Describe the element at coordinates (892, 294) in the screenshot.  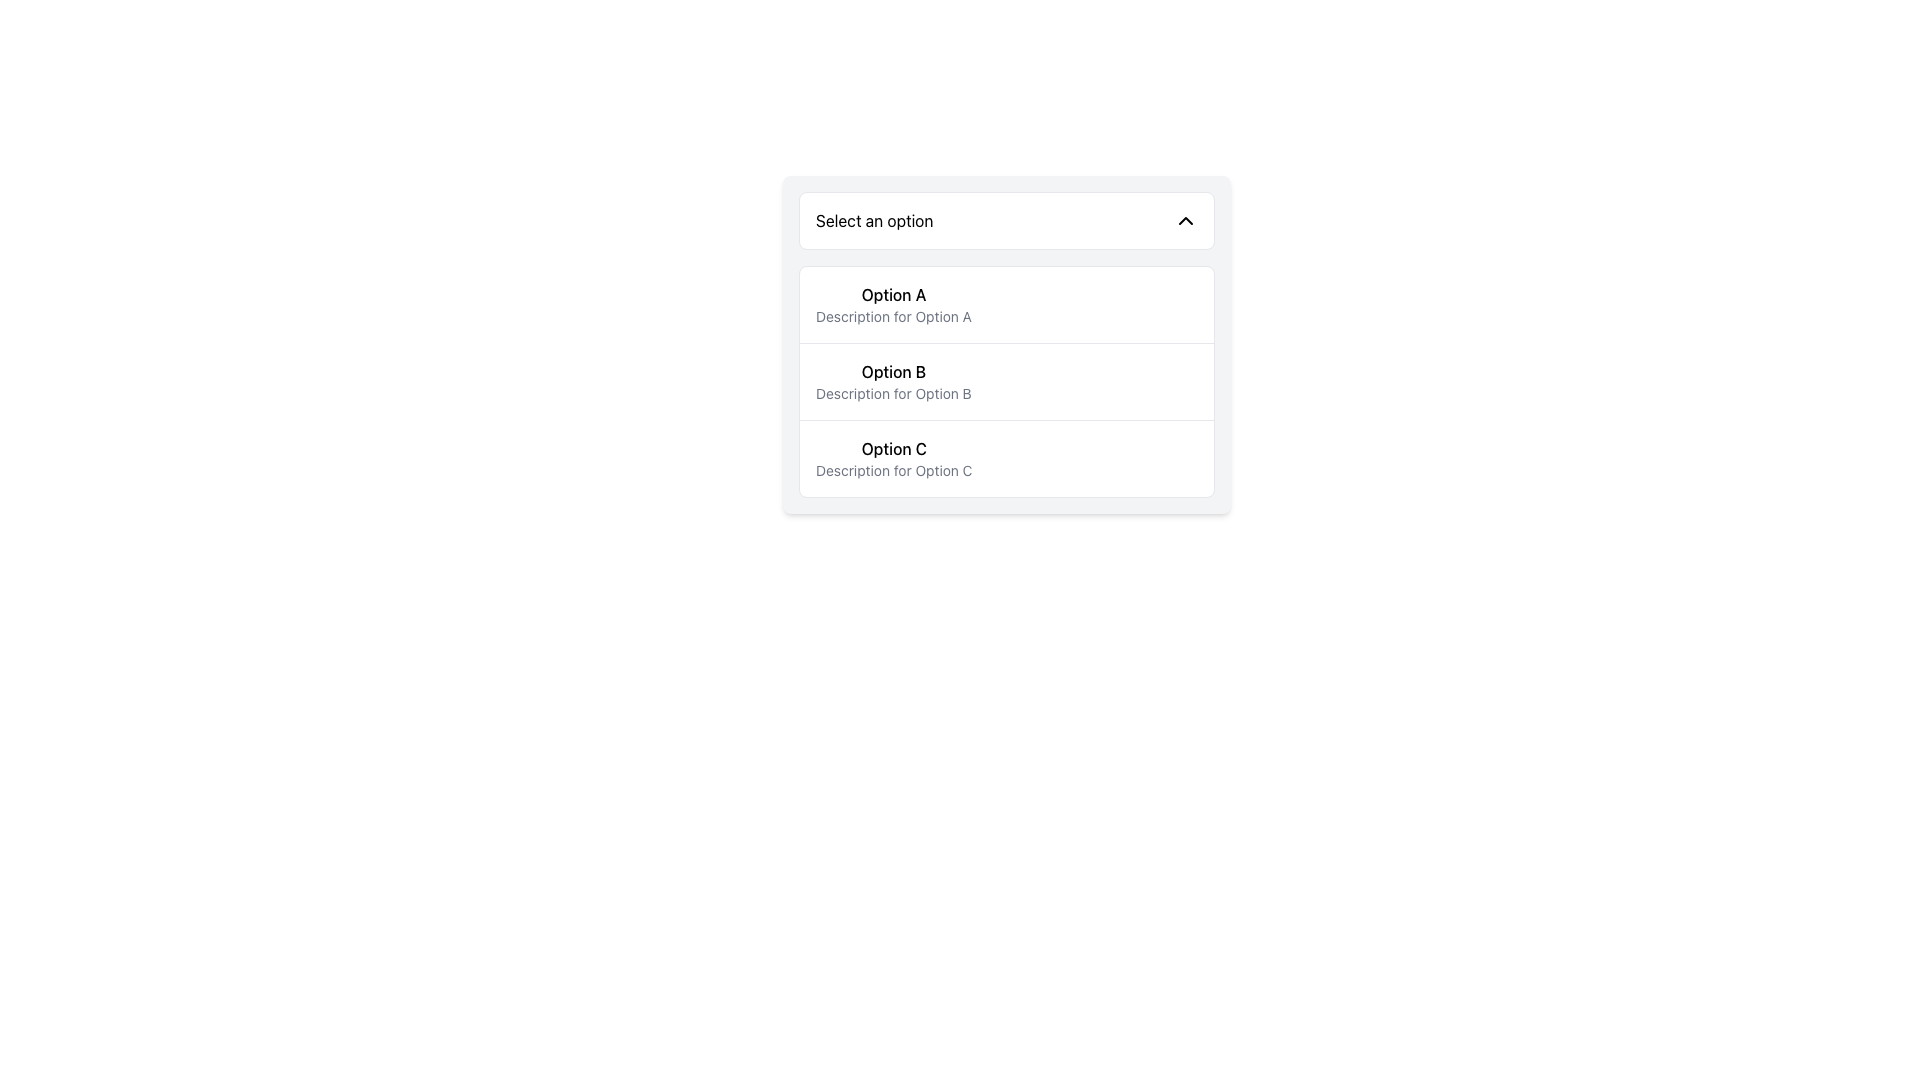
I see `the 'Option A' text label within the dropdown menu to select it as a choice` at that location.